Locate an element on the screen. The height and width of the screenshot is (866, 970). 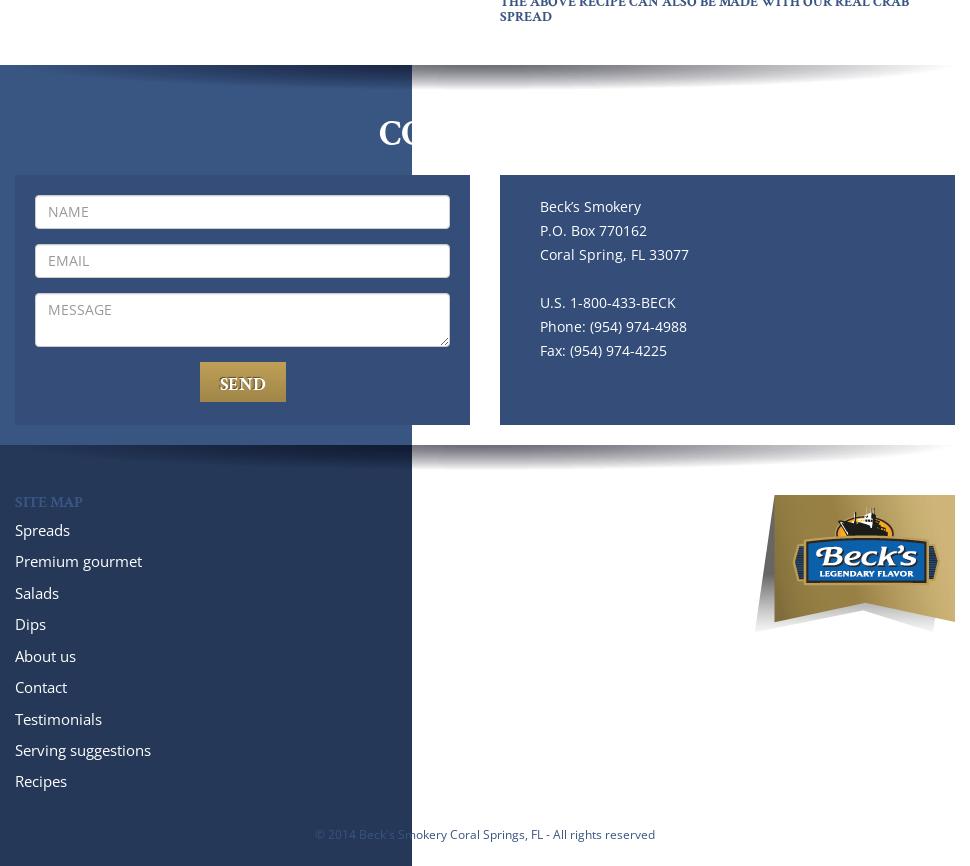
'Contact' is located at coordinates (41, 685).